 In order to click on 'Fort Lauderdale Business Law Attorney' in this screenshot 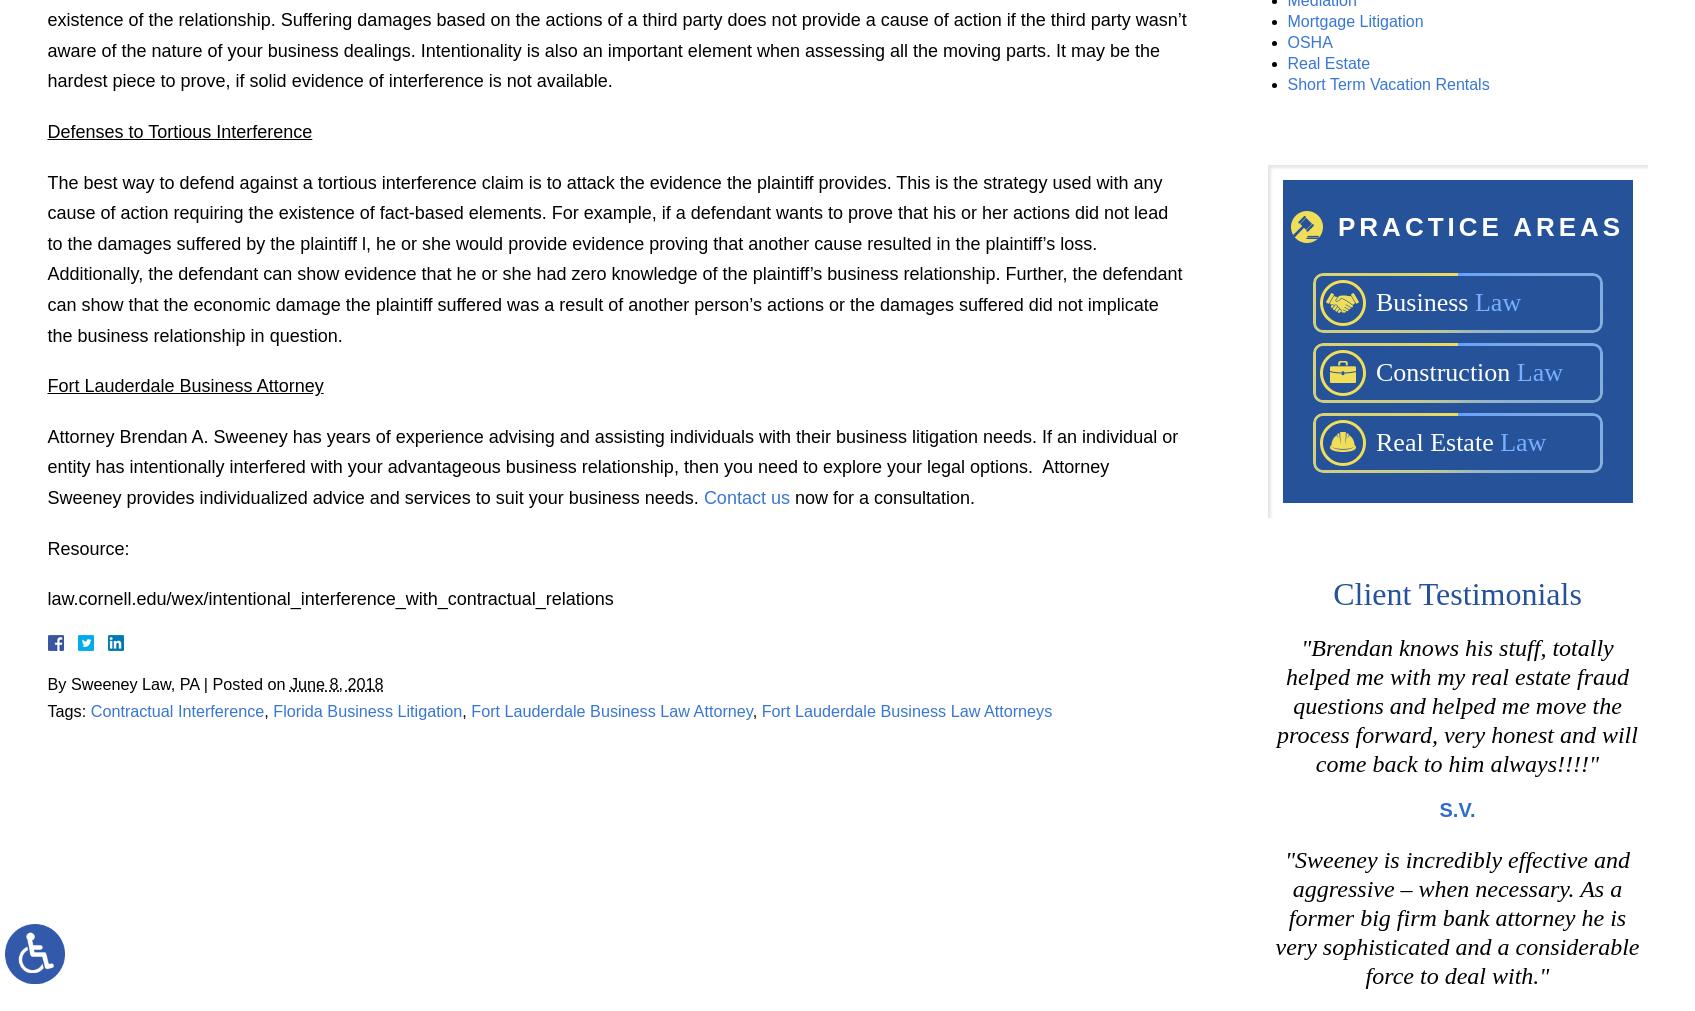, I will do `click(470, 710)`.